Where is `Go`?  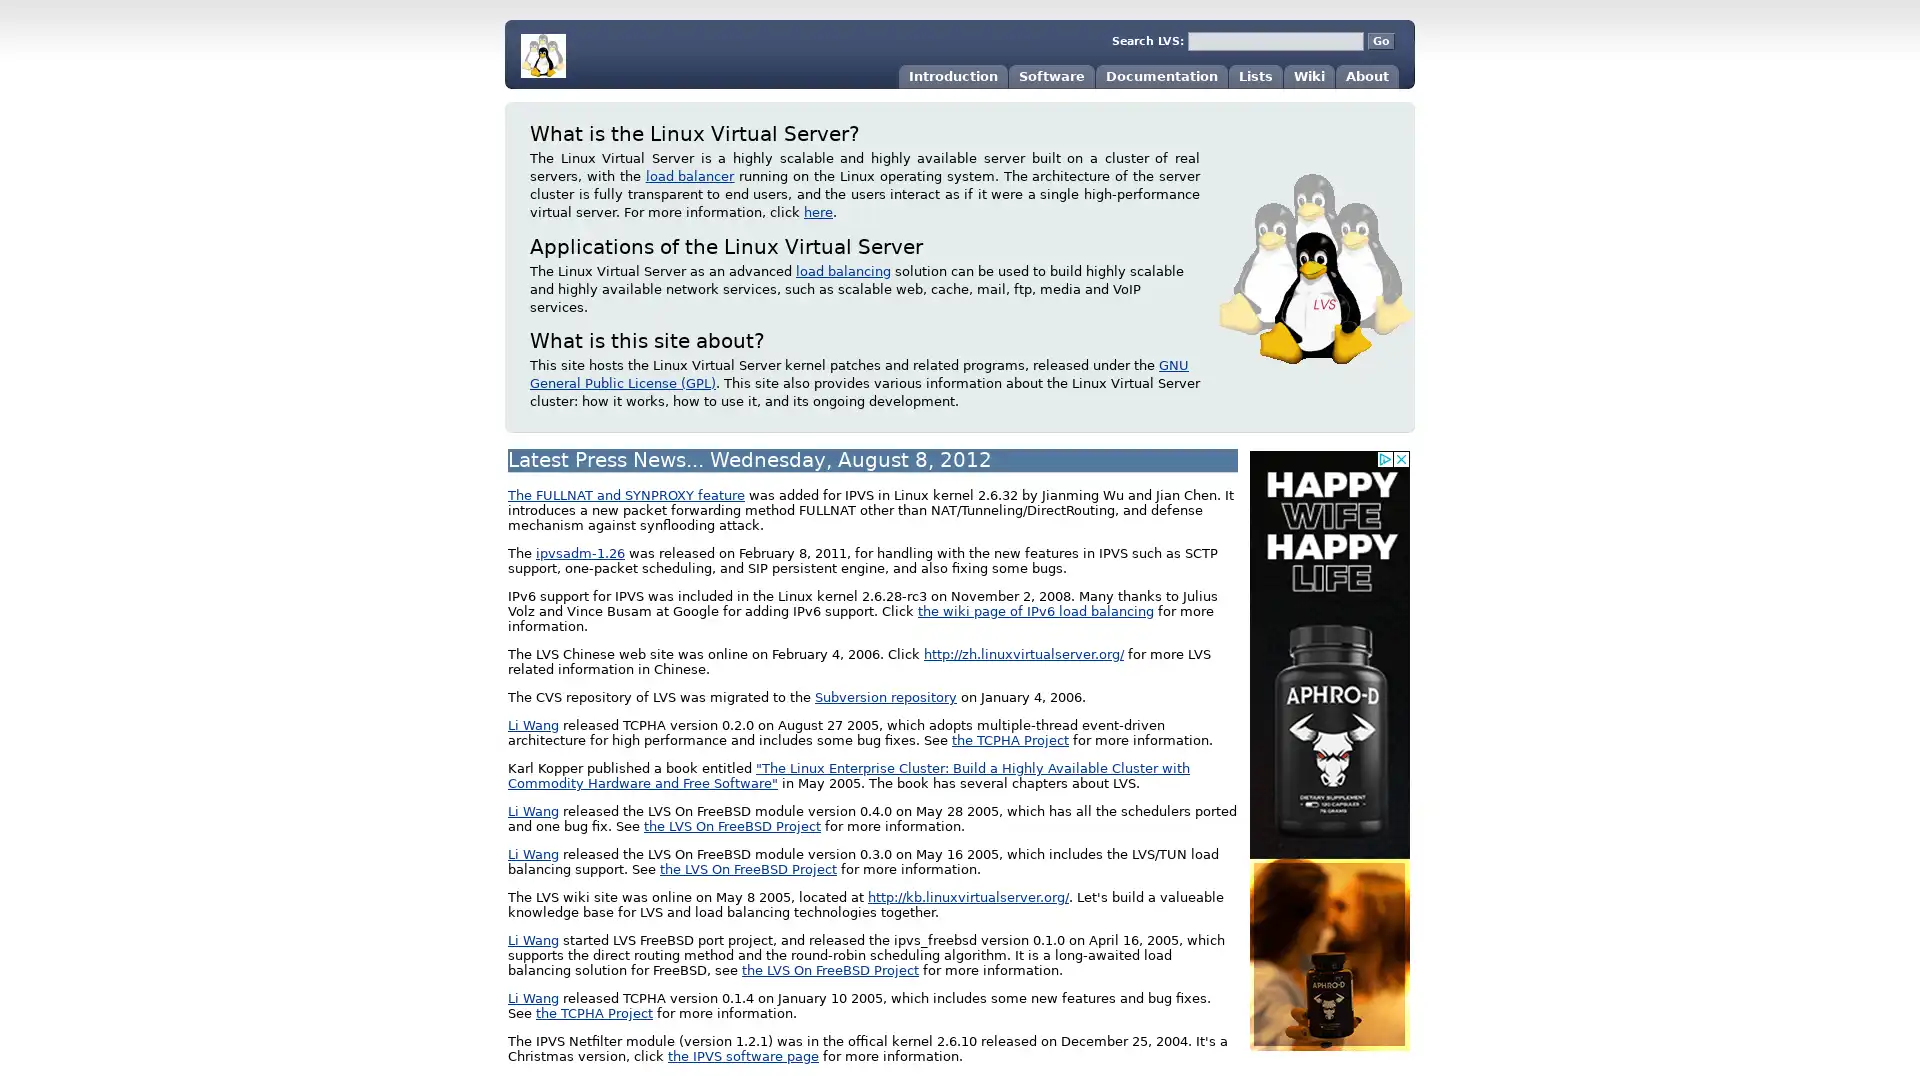
Go is located at coordinates (1380, 41).